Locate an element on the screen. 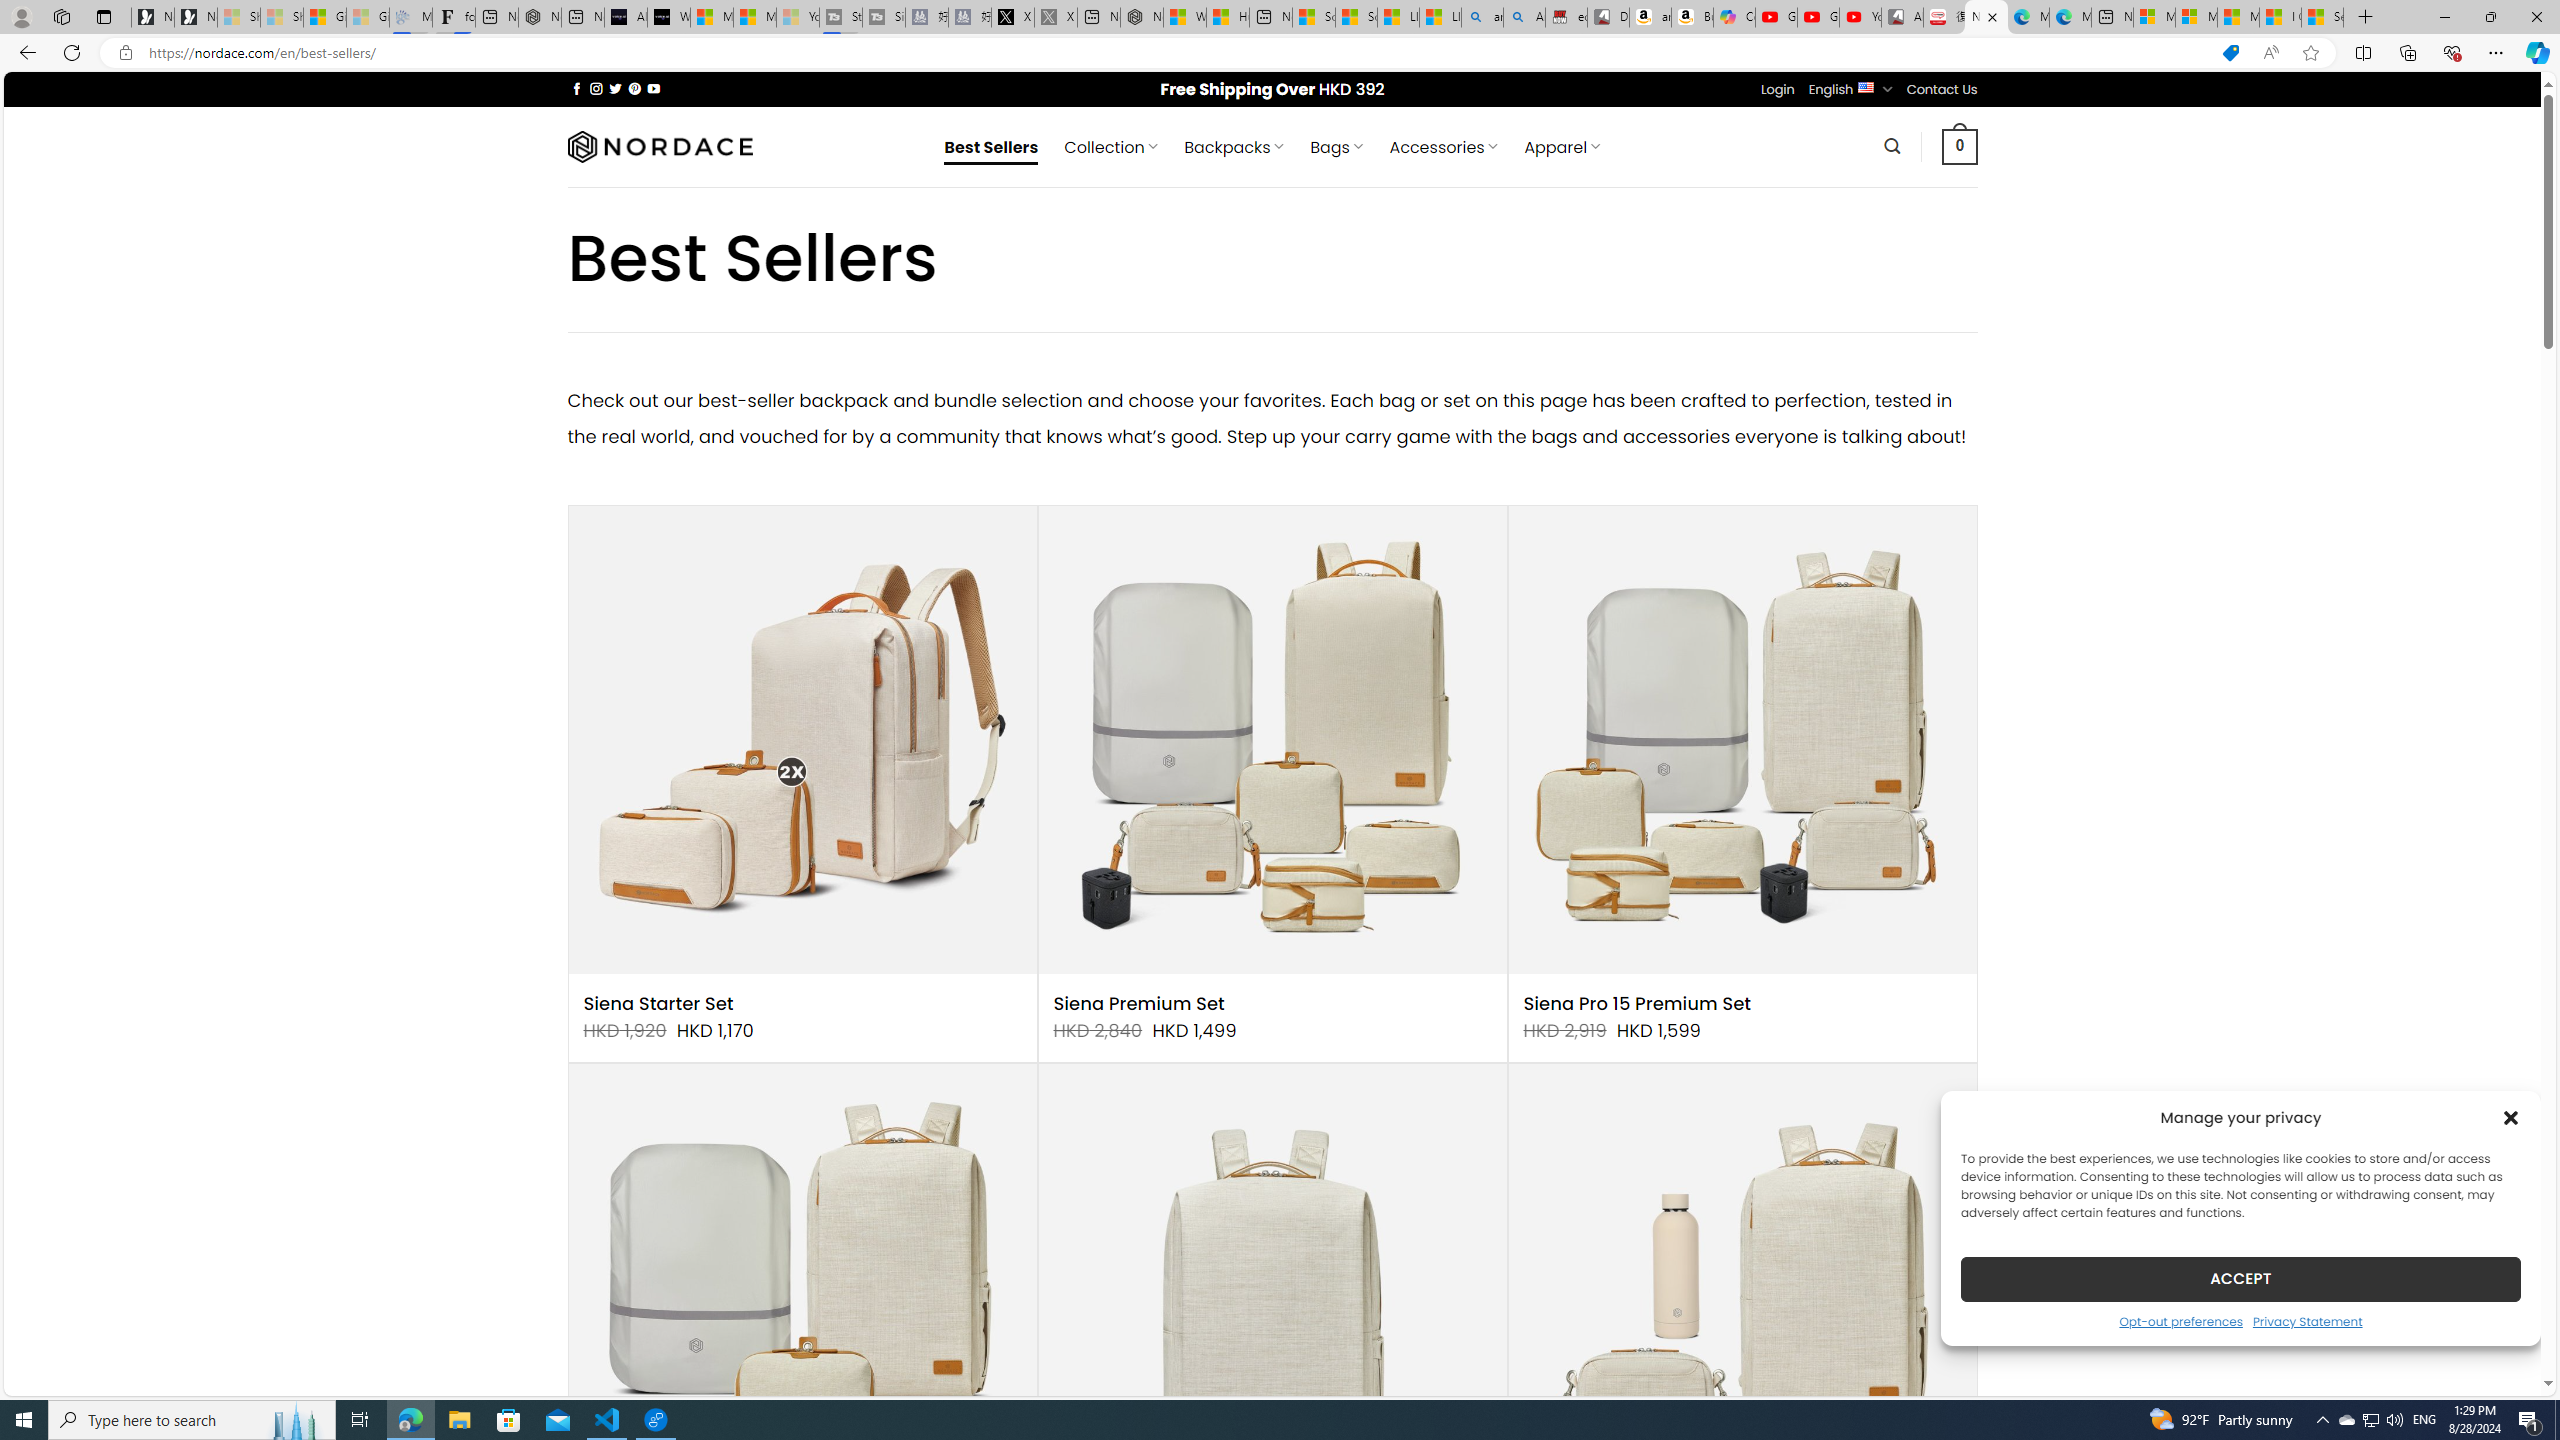 The image size is (2560, 1440). '  Best Sellers' is located at coordinates (991, 146).